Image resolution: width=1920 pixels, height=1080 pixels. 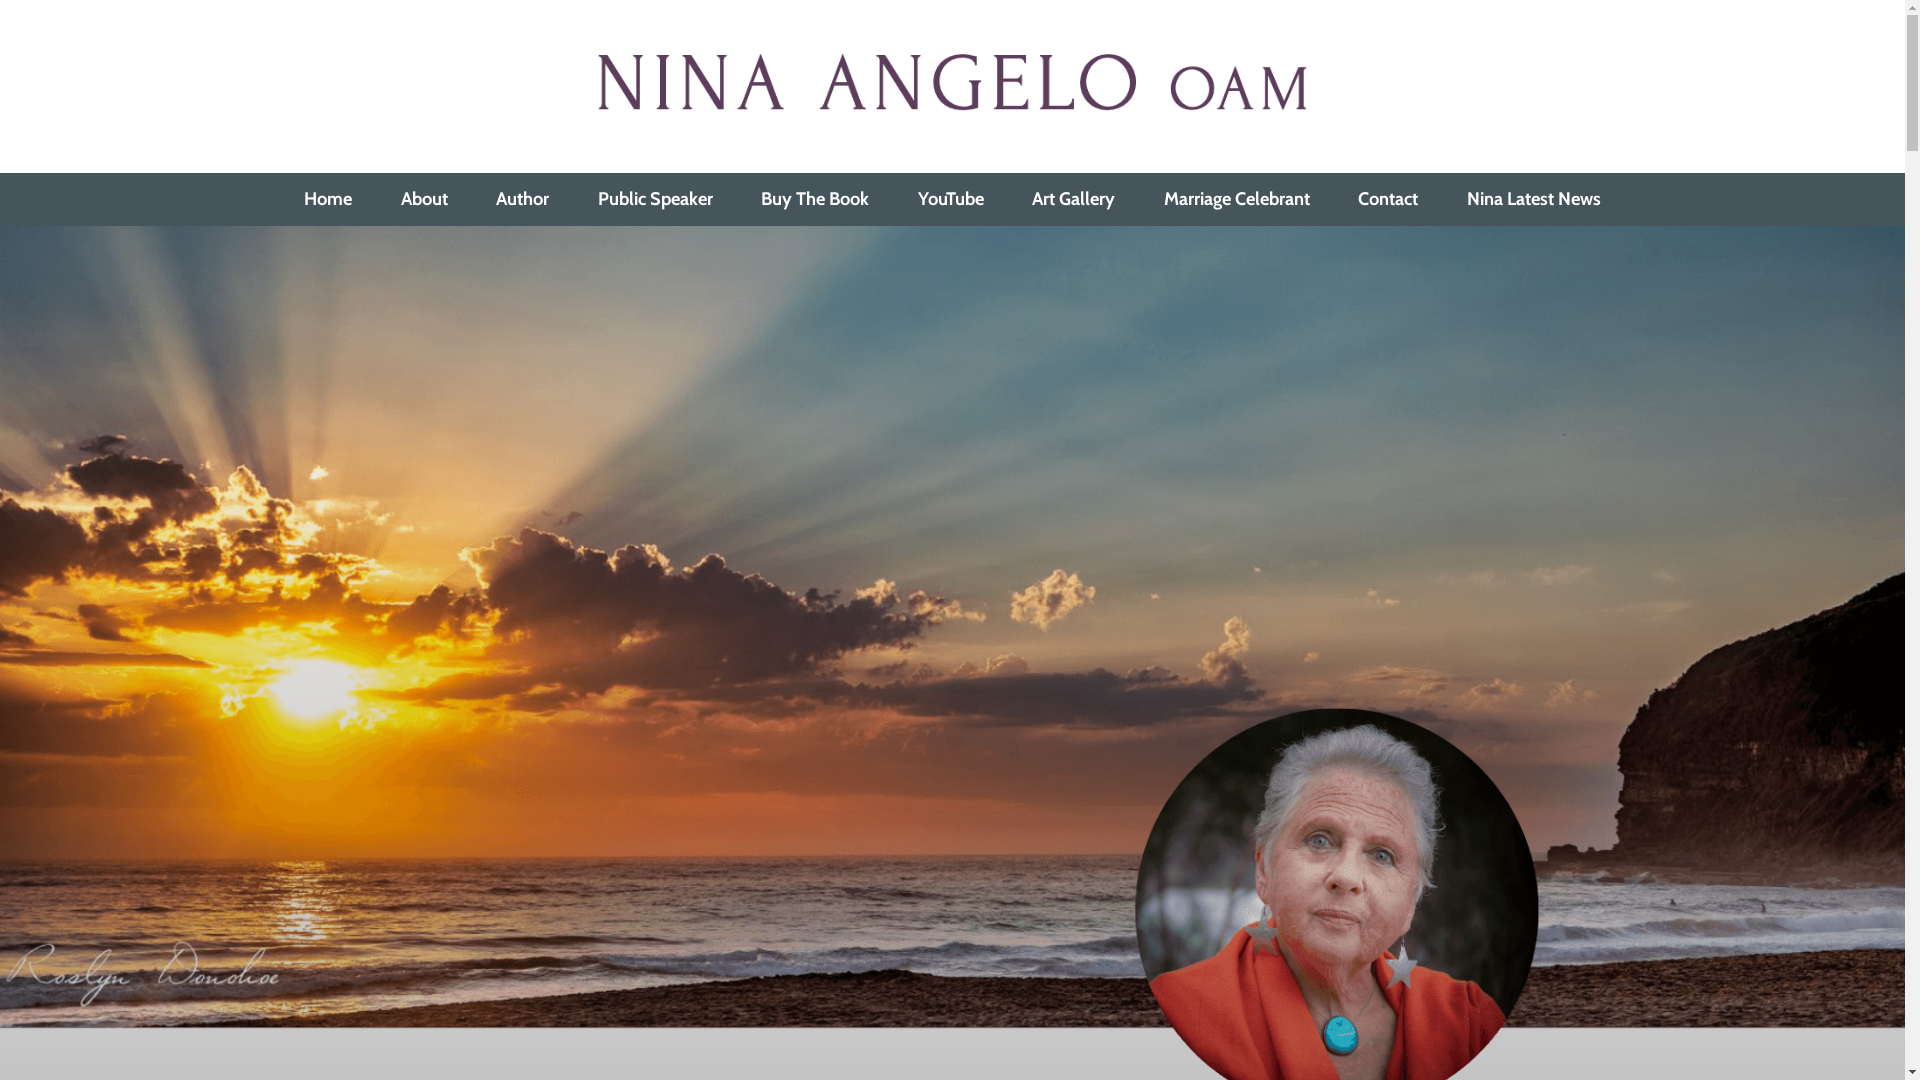 What do you see at coordinates (329, 199) in the screenshot?
I see `'Home'` at bounding box center [329, 199].